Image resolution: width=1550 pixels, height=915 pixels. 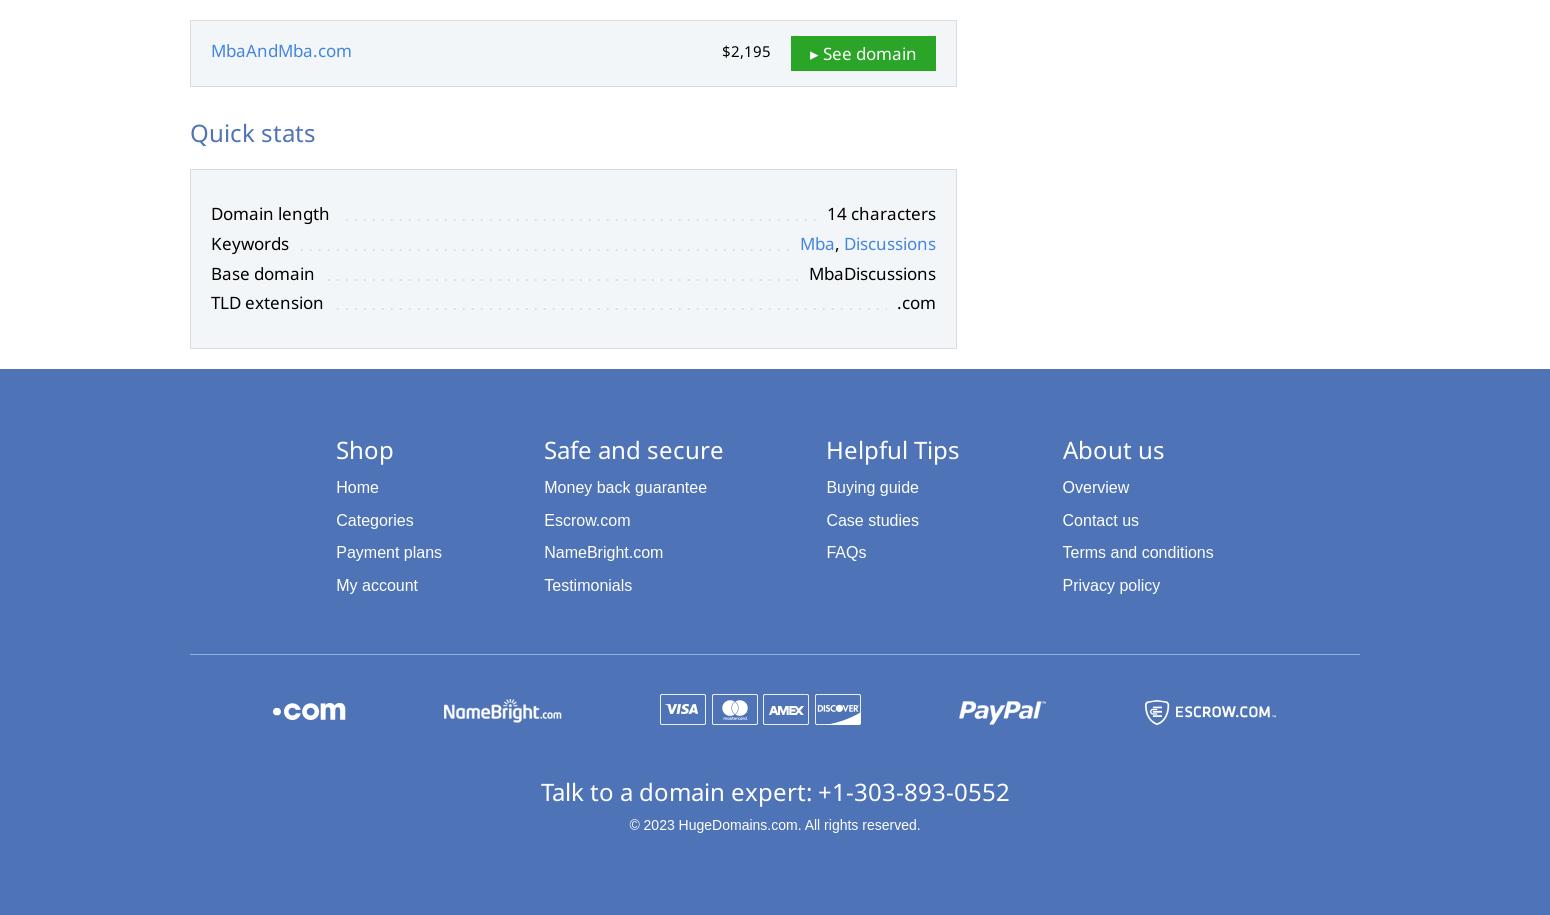 I want to click on 'Shop', so click(x=335, y=448).